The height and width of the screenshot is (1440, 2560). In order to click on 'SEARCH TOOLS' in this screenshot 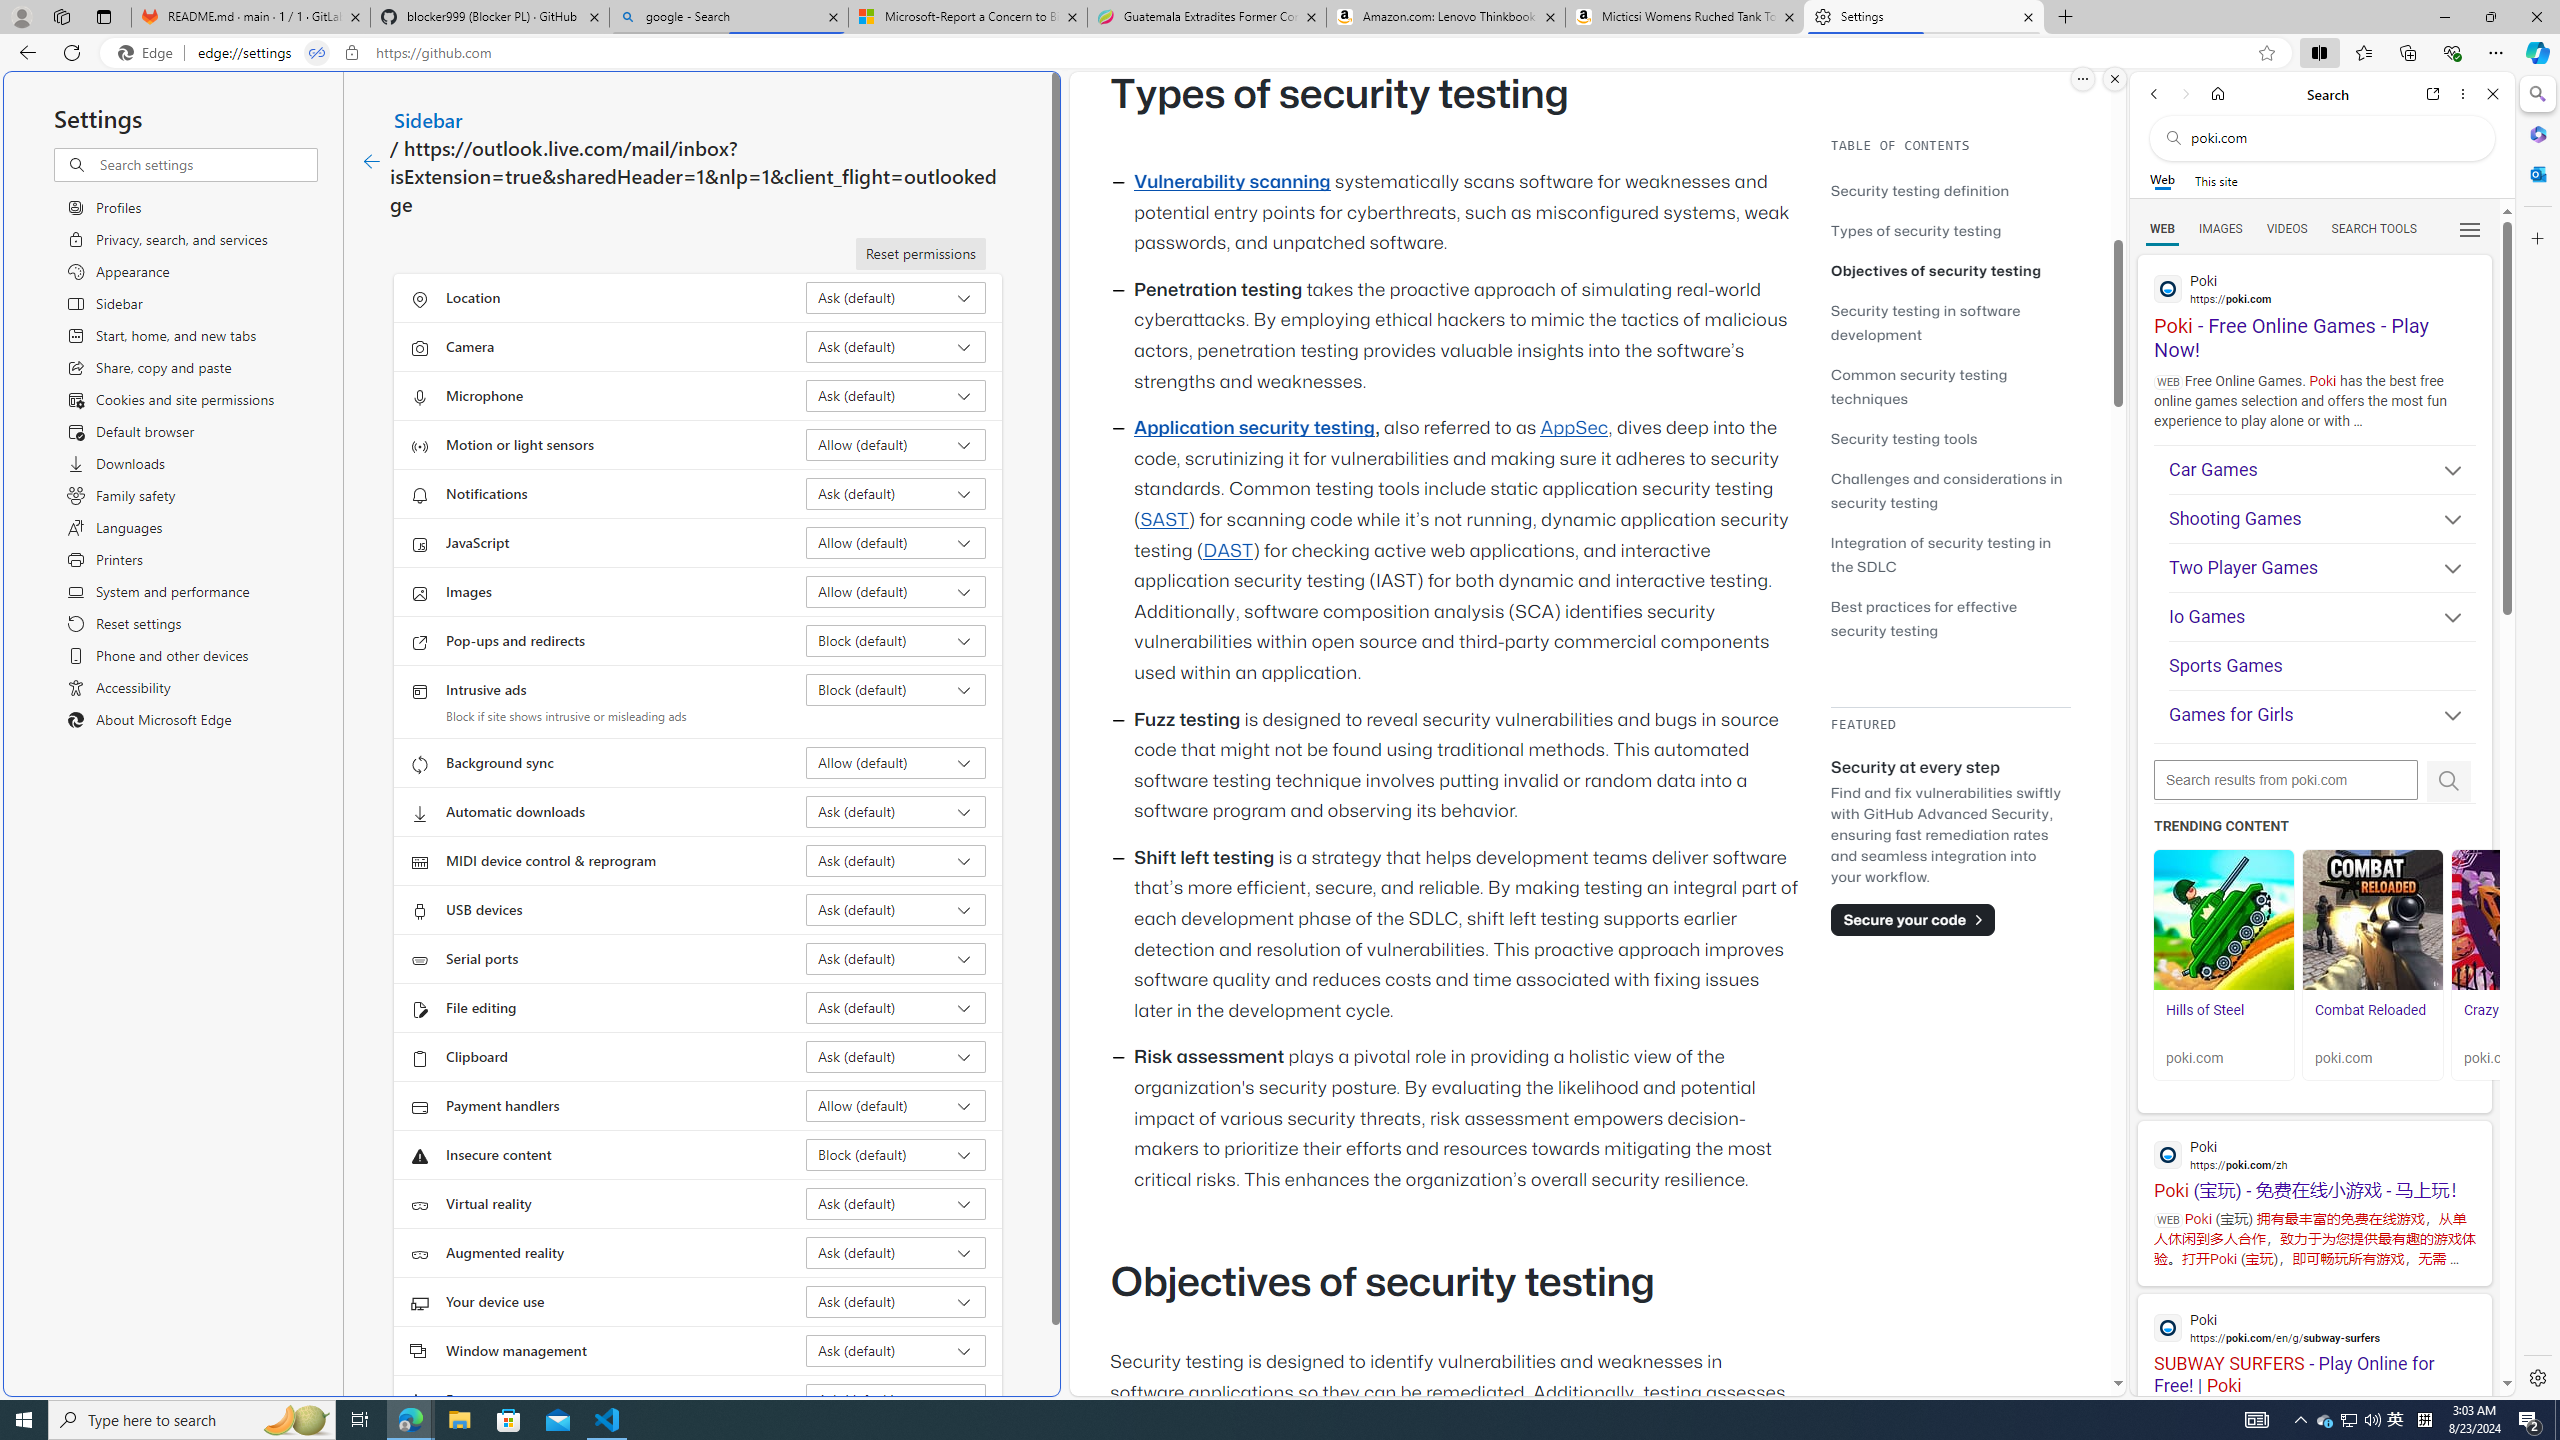, I will do `click(2373, 229)`.